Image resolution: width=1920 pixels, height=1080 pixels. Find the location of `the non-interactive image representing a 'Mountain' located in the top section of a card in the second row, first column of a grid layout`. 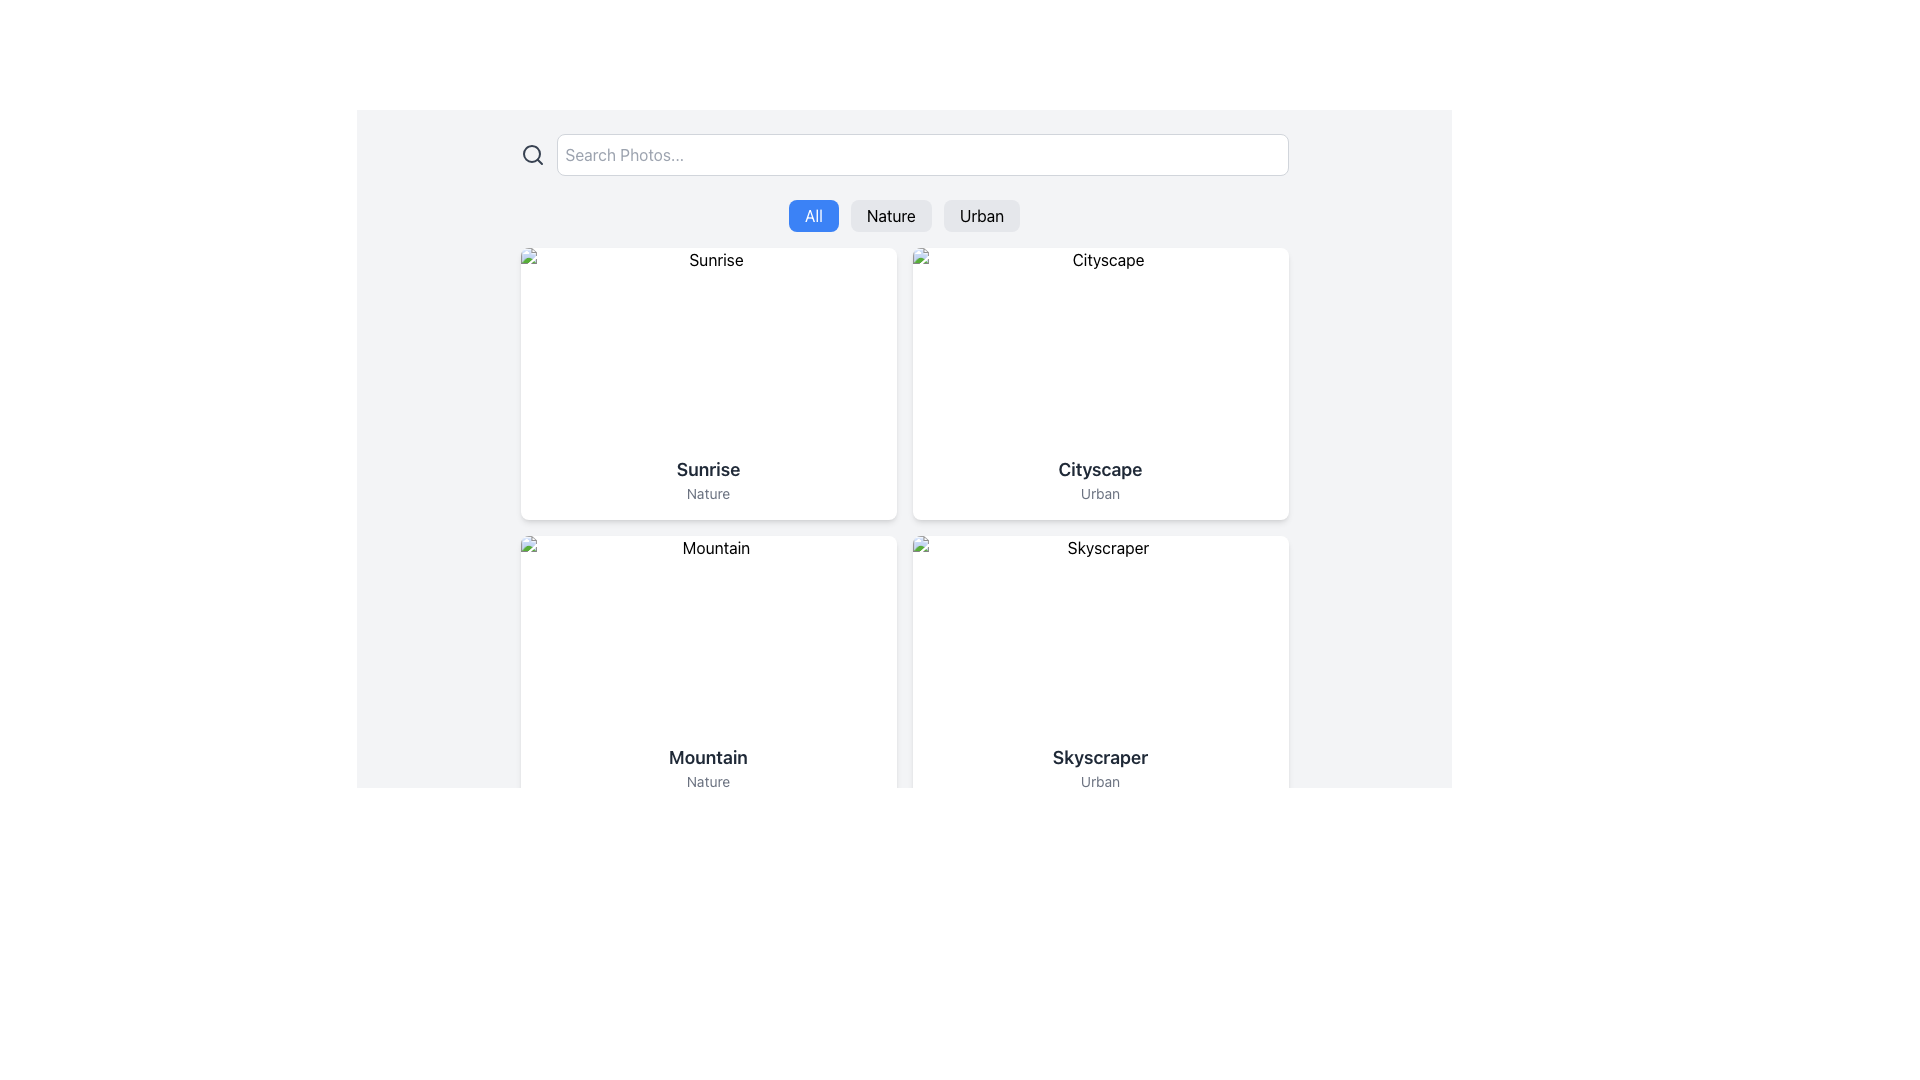

the non-interactive image representing a 'Mountain' located in the top section of a card in the second row, first column of a grid layout is located at coordinates (708, 632).